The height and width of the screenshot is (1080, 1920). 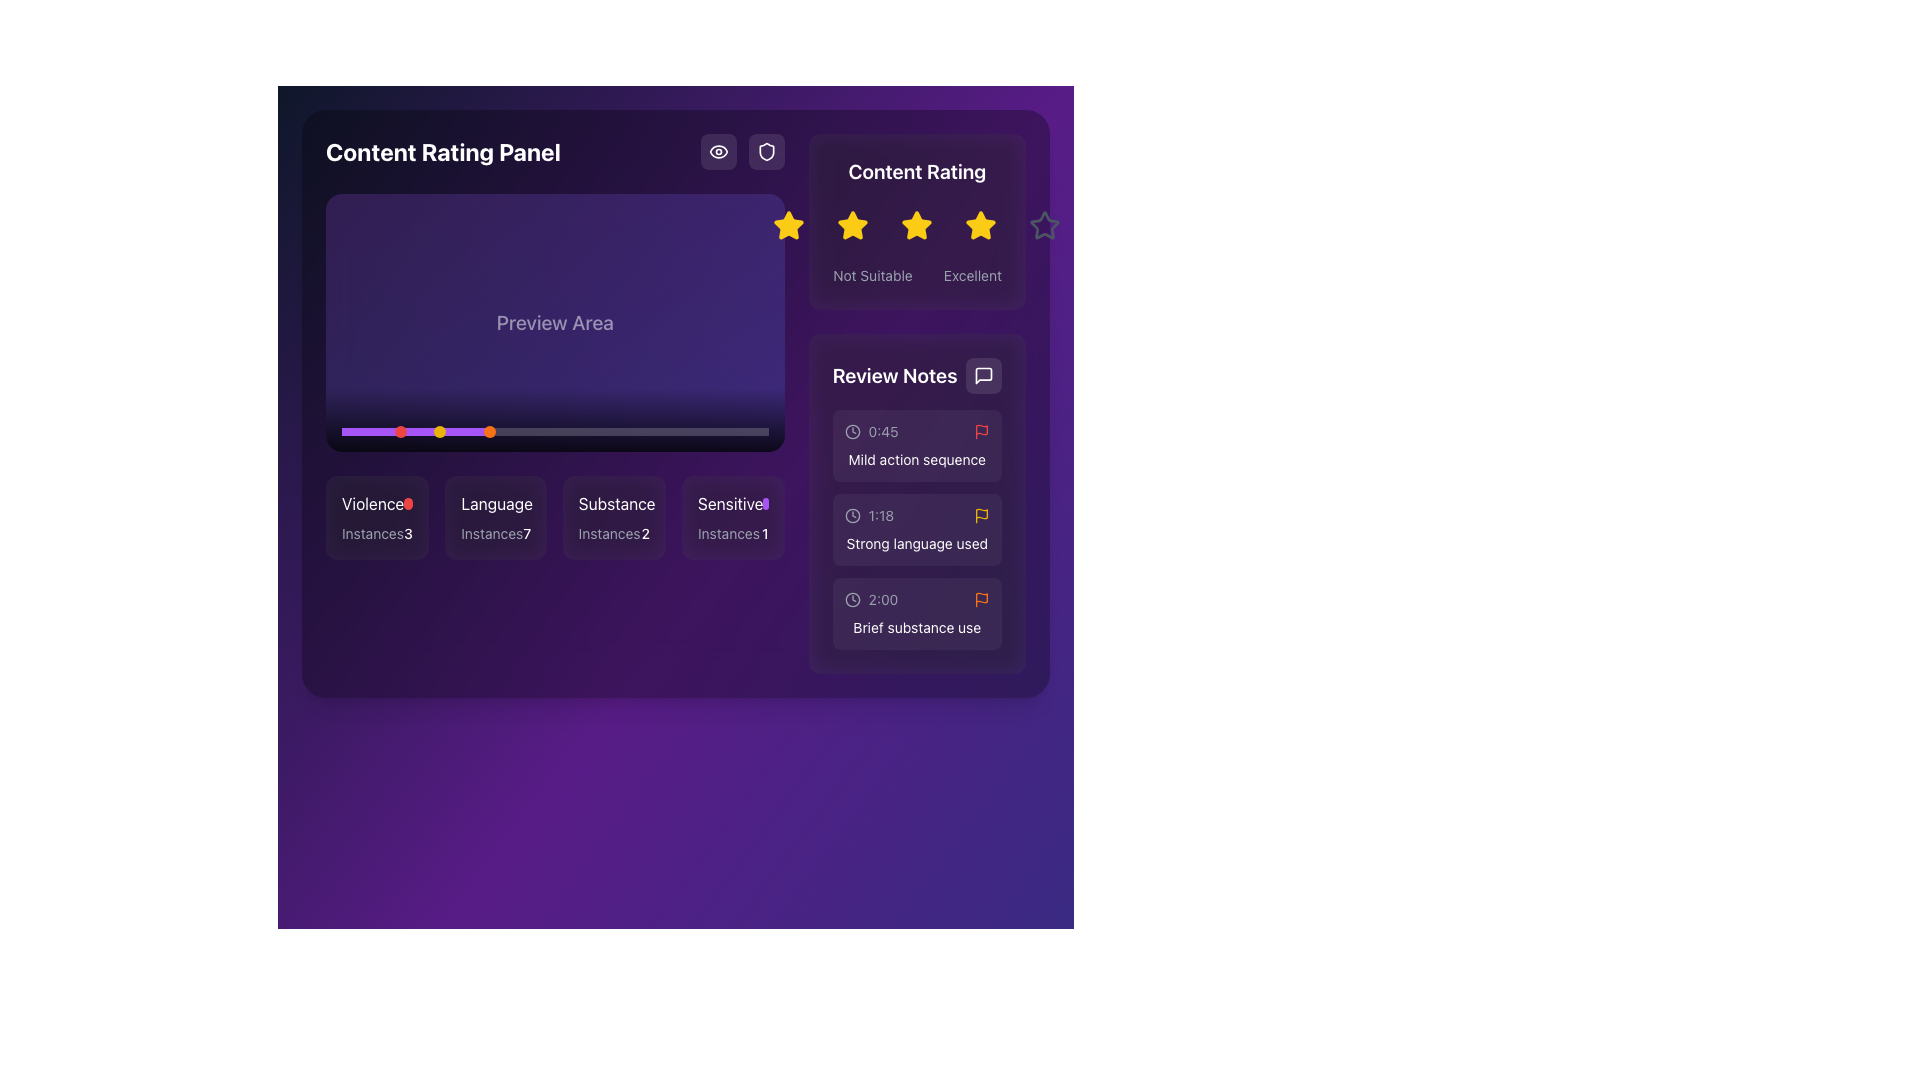 I want to click on the Decorative overlay, which is a lowermost gradient bar in the purple-themed preview area, located directly below the 'Preview Area' text, so click(x=555, y=419).